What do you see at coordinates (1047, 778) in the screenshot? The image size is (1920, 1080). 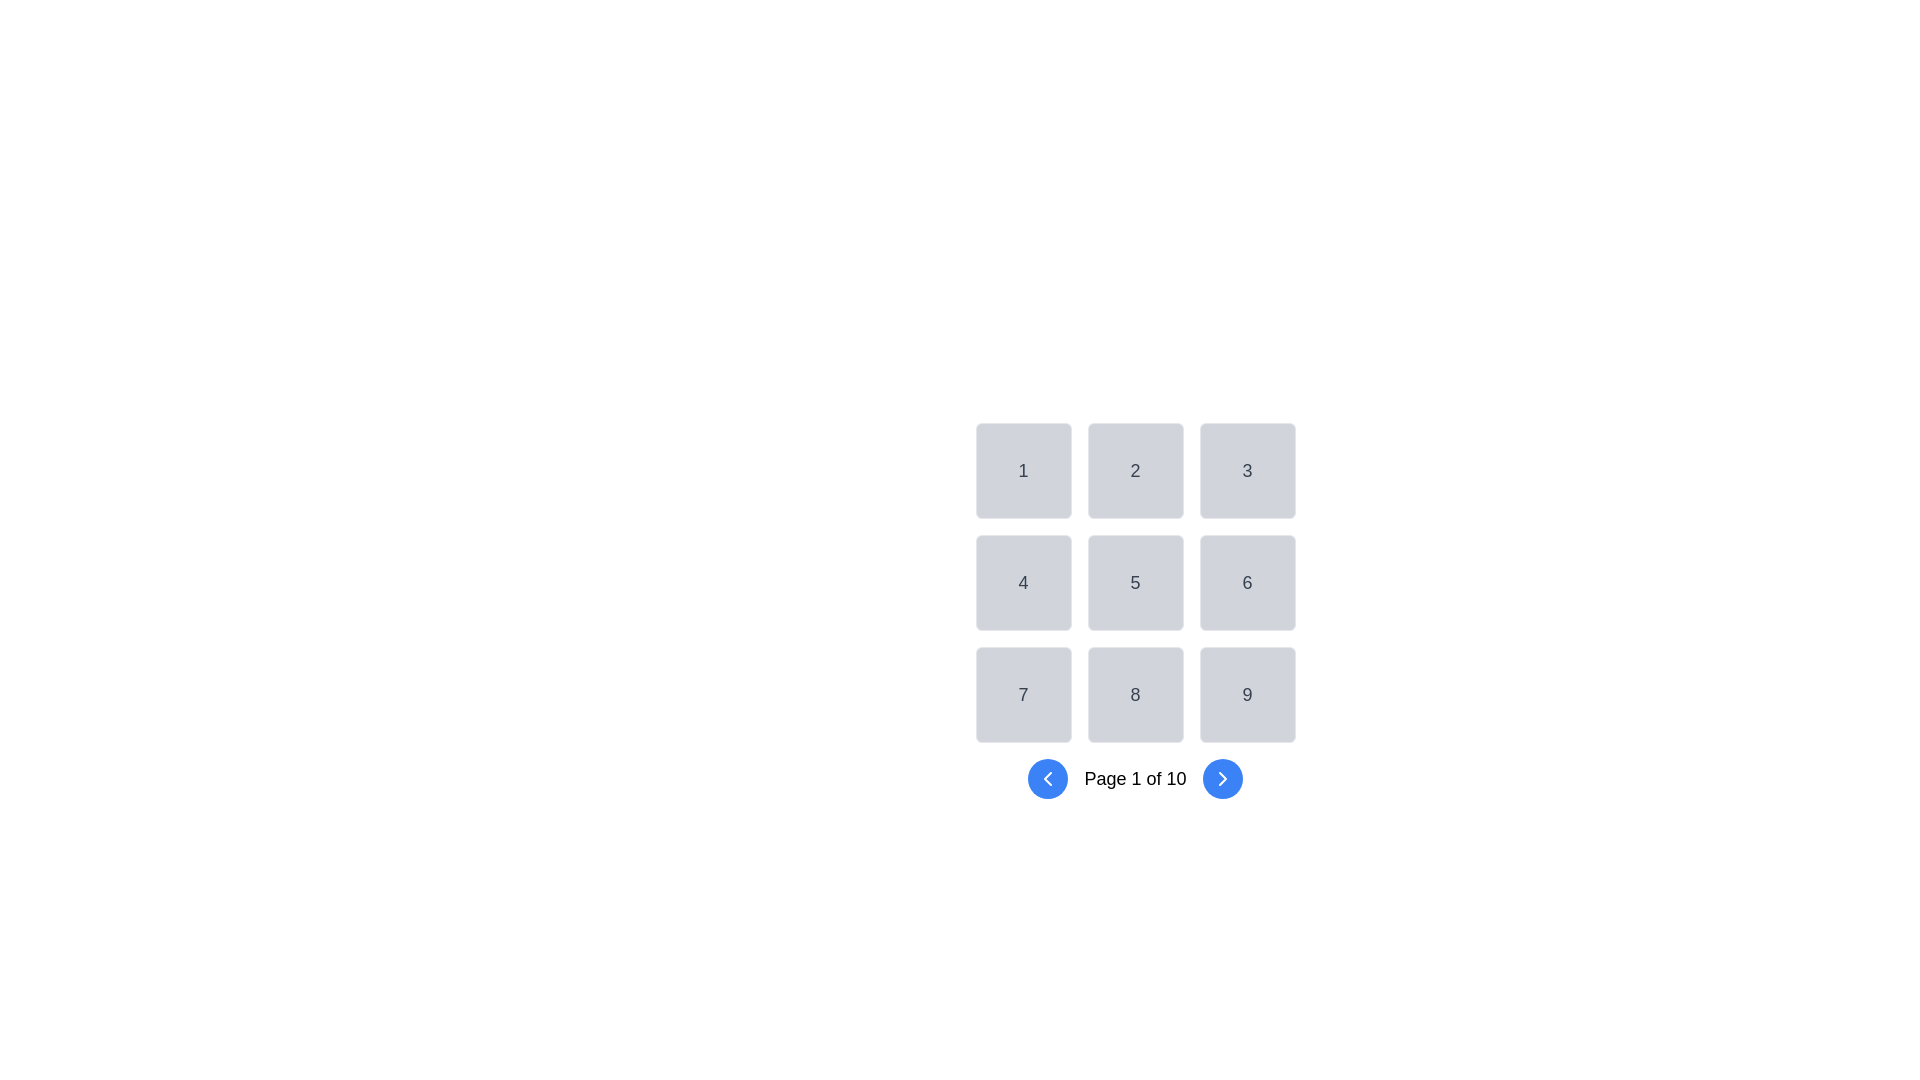 I see `the interactive navigational arrow icon component inside the circular blue button located at the bottom left of the pagination section` at bounding box center [1047, 778].